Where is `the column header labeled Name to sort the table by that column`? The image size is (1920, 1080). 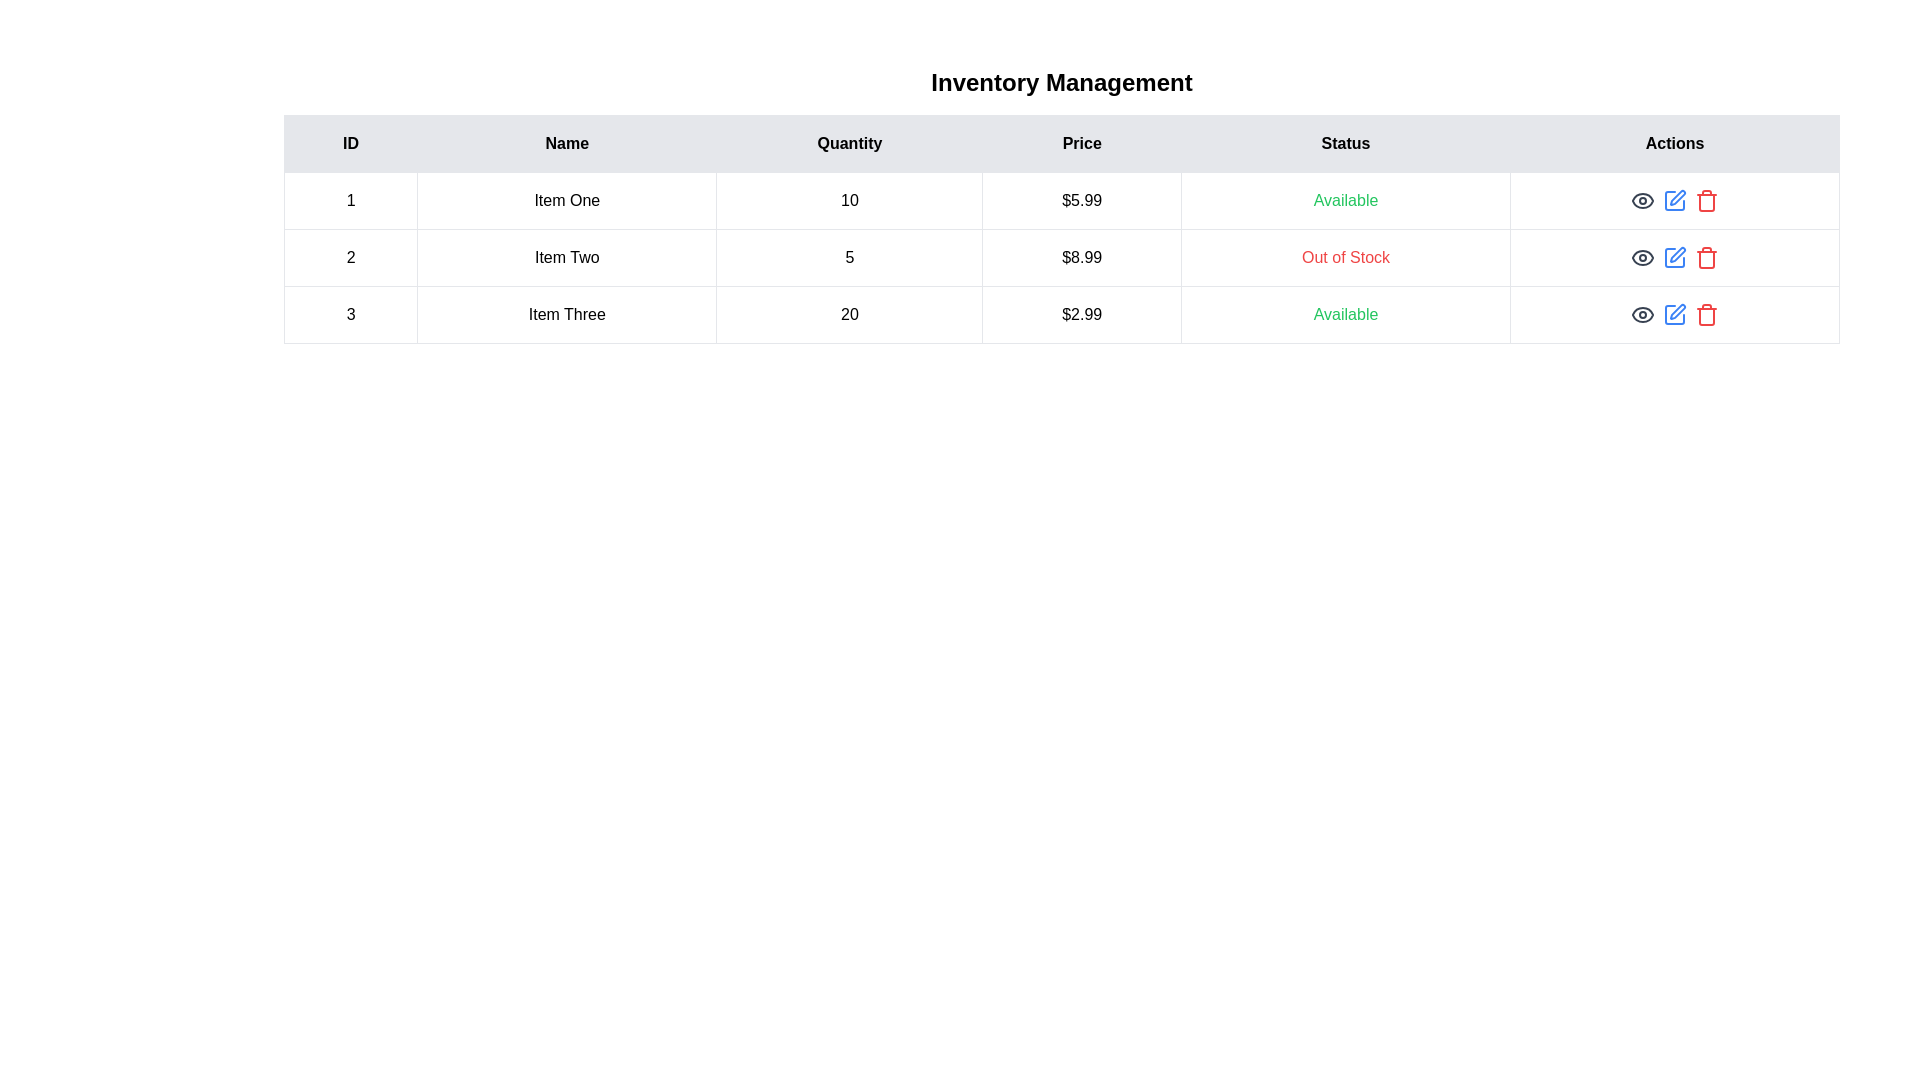 the column header labeled Name to sort the table by that column is located at coordinates (565, 142).